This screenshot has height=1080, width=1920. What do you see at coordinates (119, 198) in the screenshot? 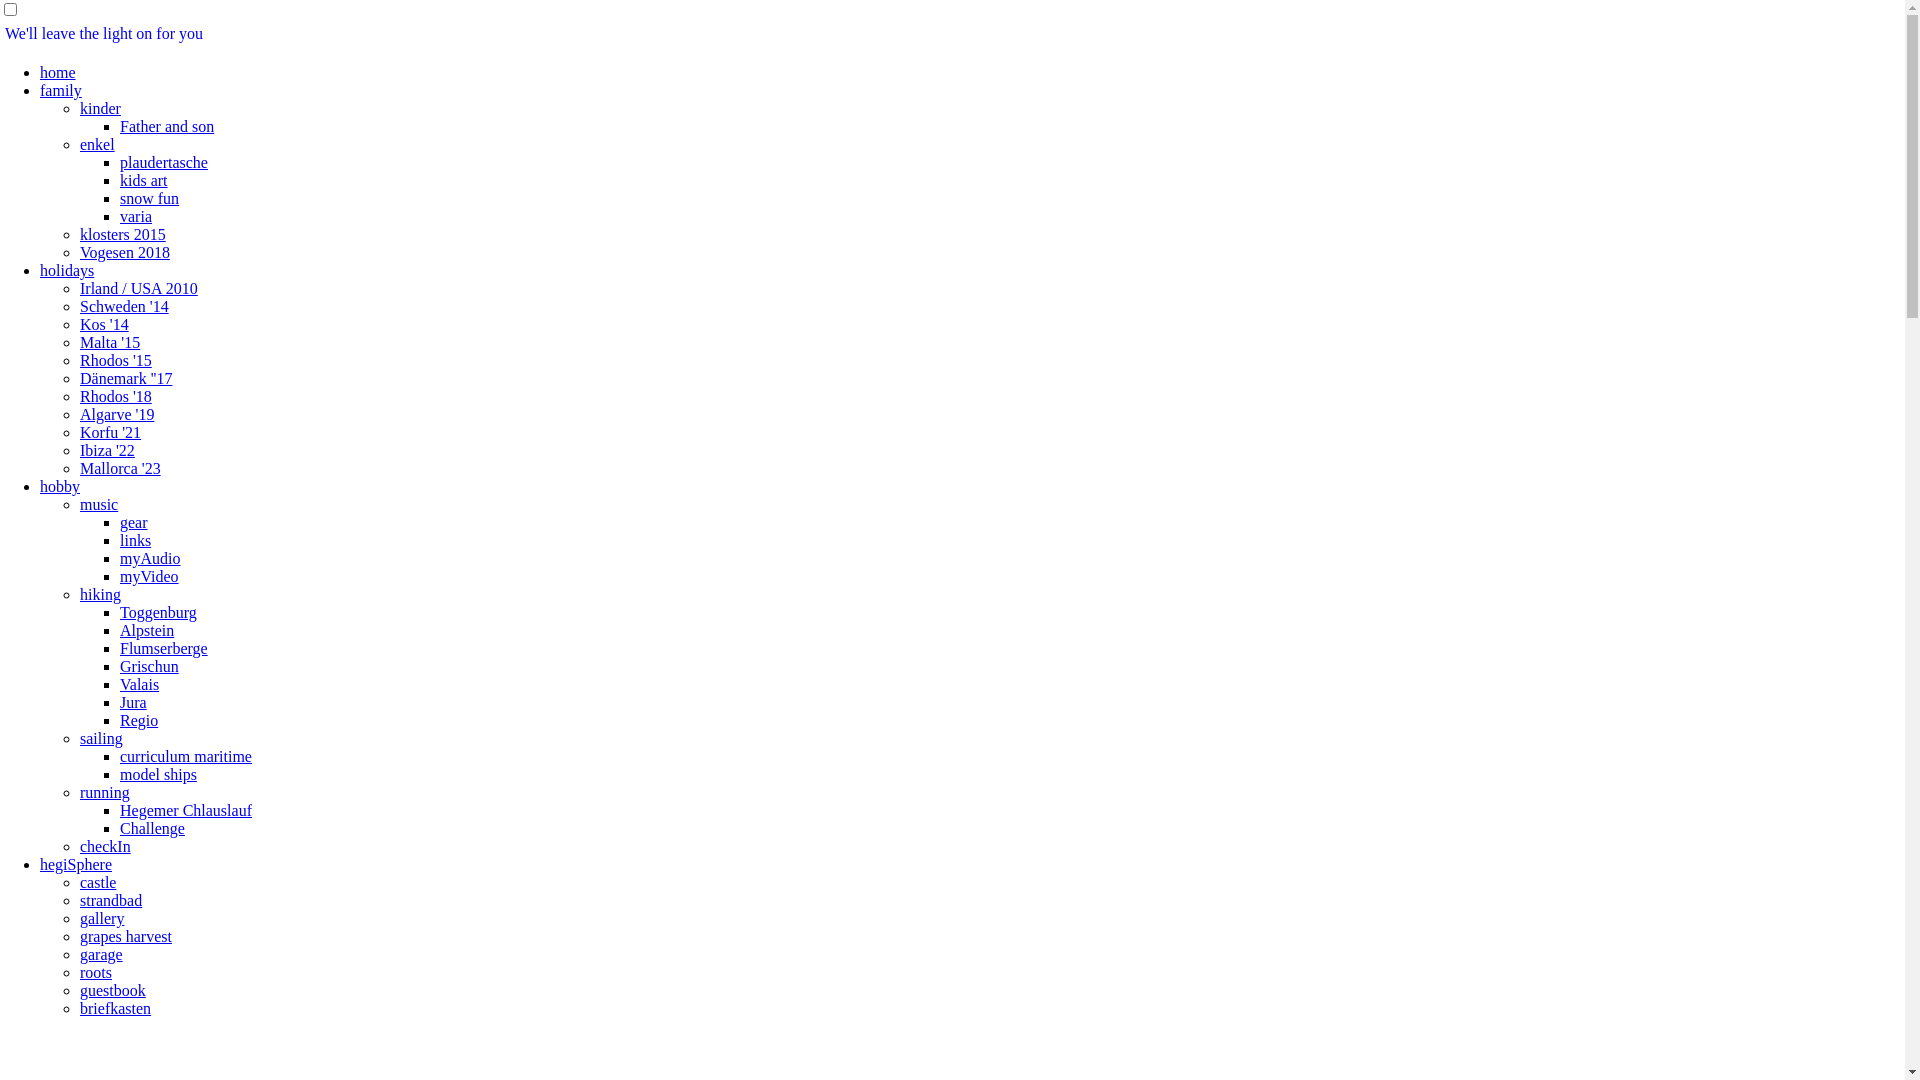
I see `'snow fun'` at bounding box center [119, 198].